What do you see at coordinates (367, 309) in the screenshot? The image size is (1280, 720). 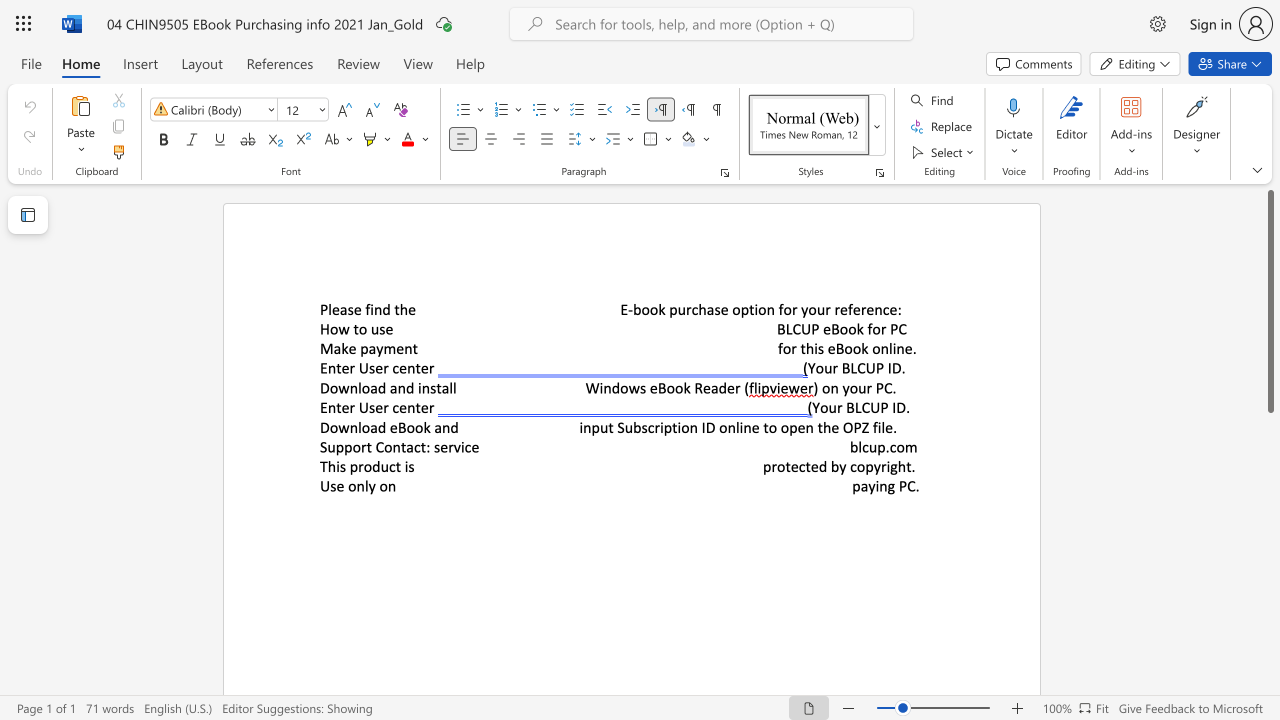 I see `the 1th character "f" in the text` at bounding box center [367, 309].